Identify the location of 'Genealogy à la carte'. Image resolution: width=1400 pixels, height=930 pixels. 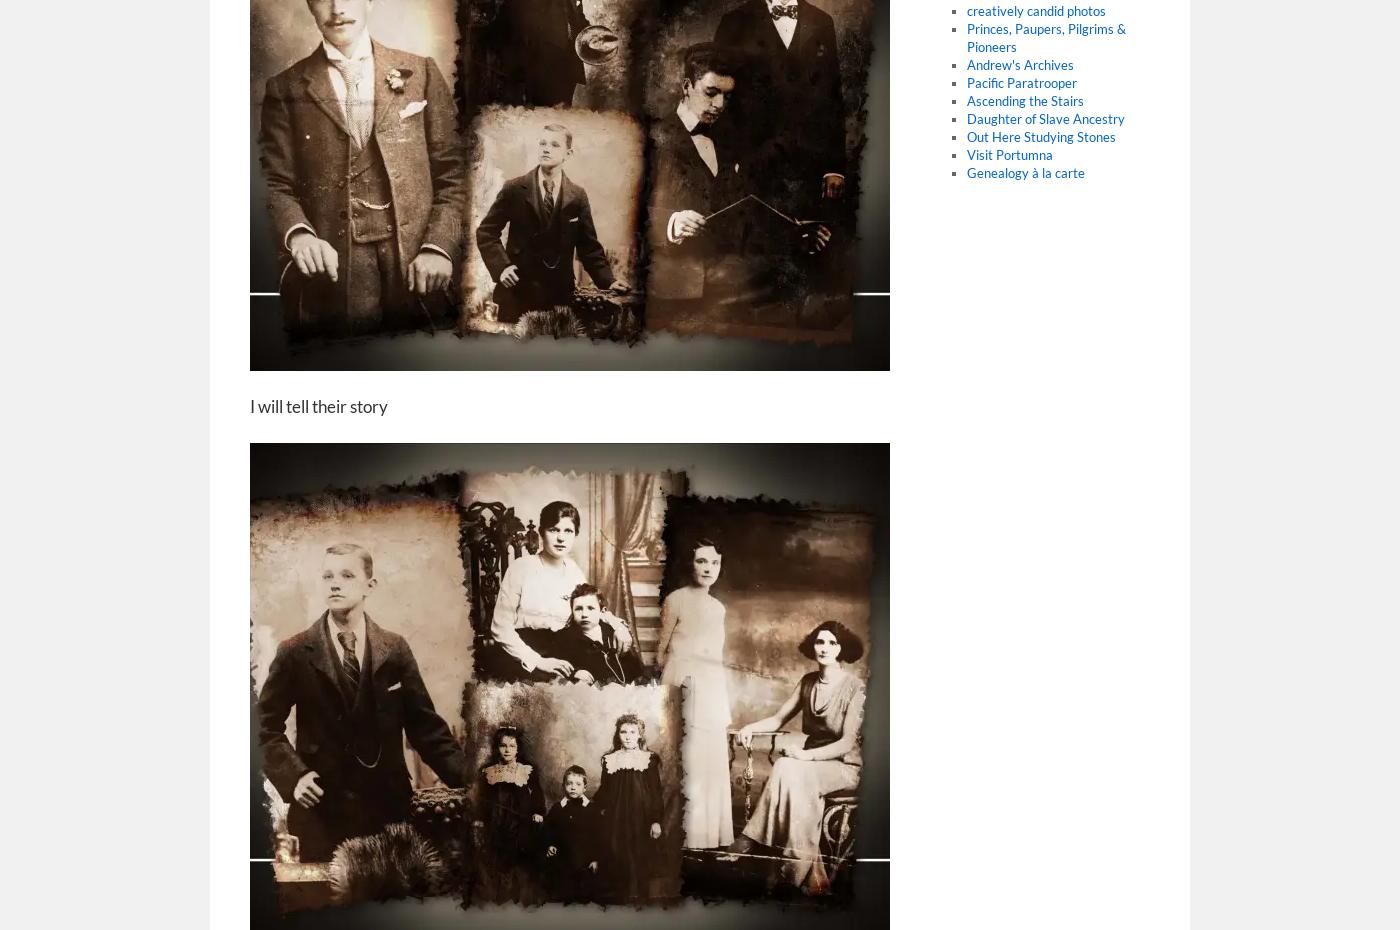
(1024, 171).